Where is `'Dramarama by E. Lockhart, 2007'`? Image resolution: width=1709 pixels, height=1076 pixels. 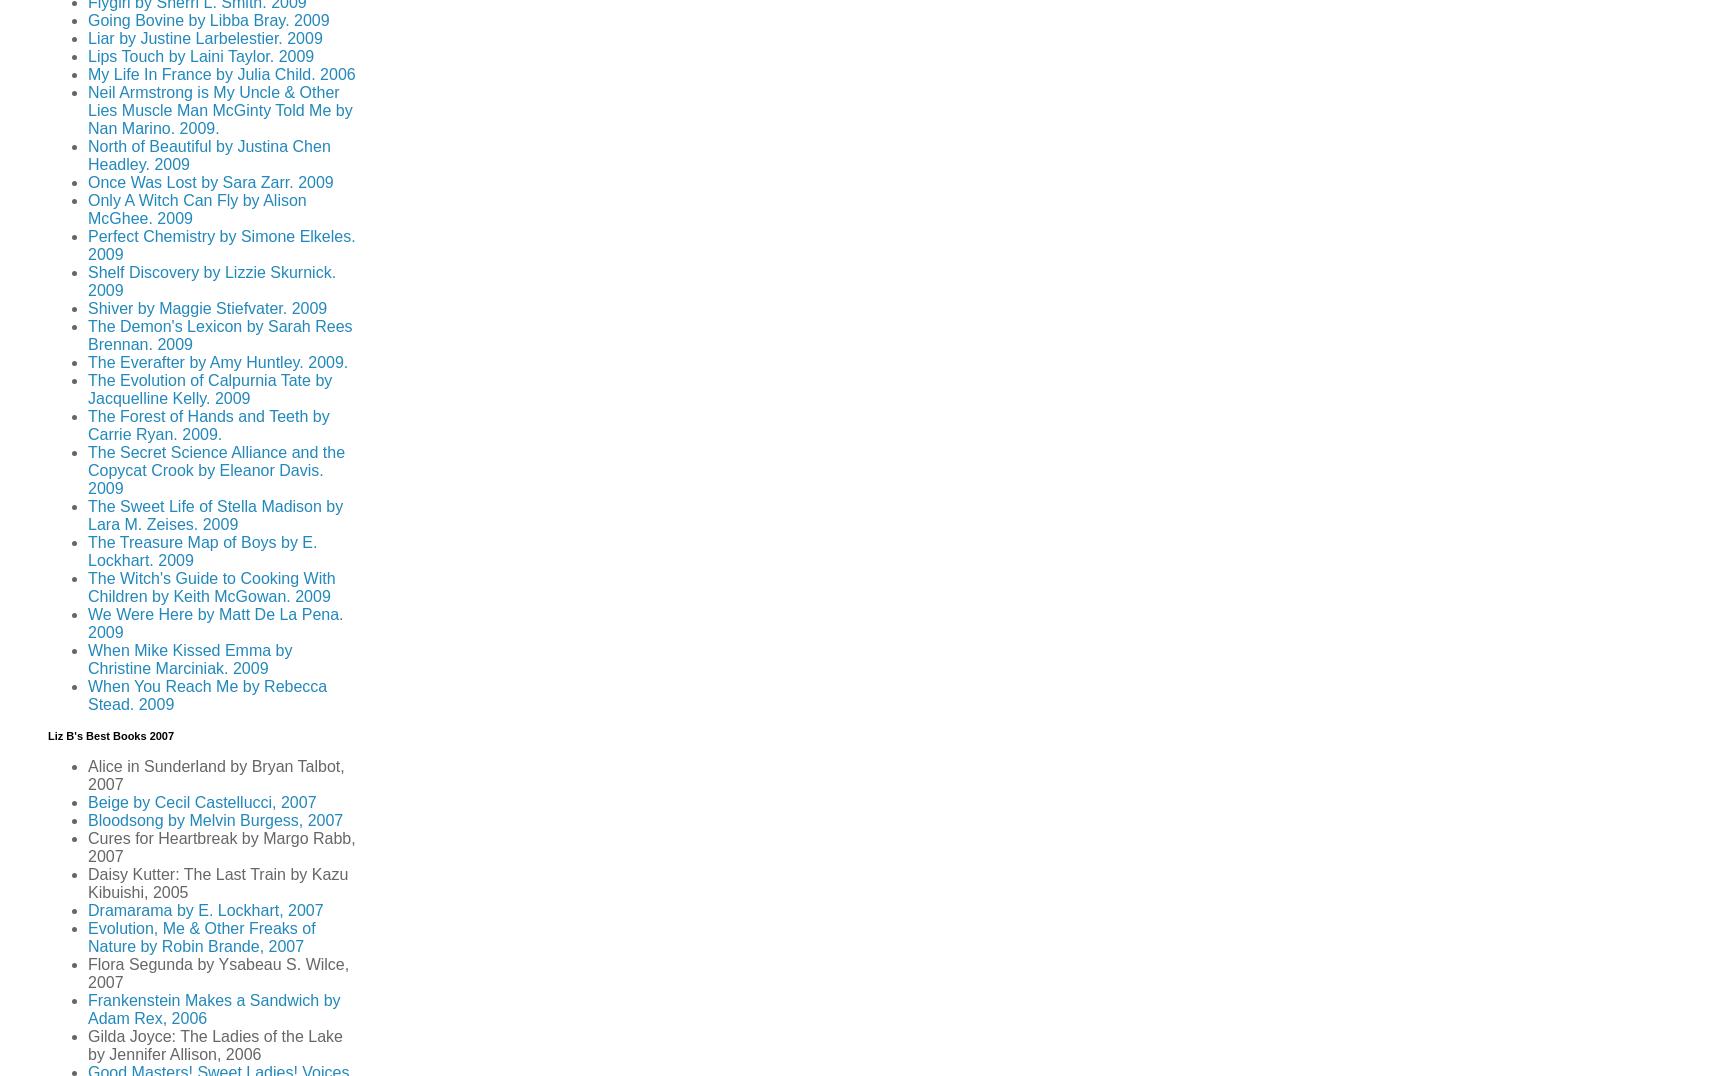
'Dramarama by E. Lockhart, 2007' is located at coordinates (204, 909).